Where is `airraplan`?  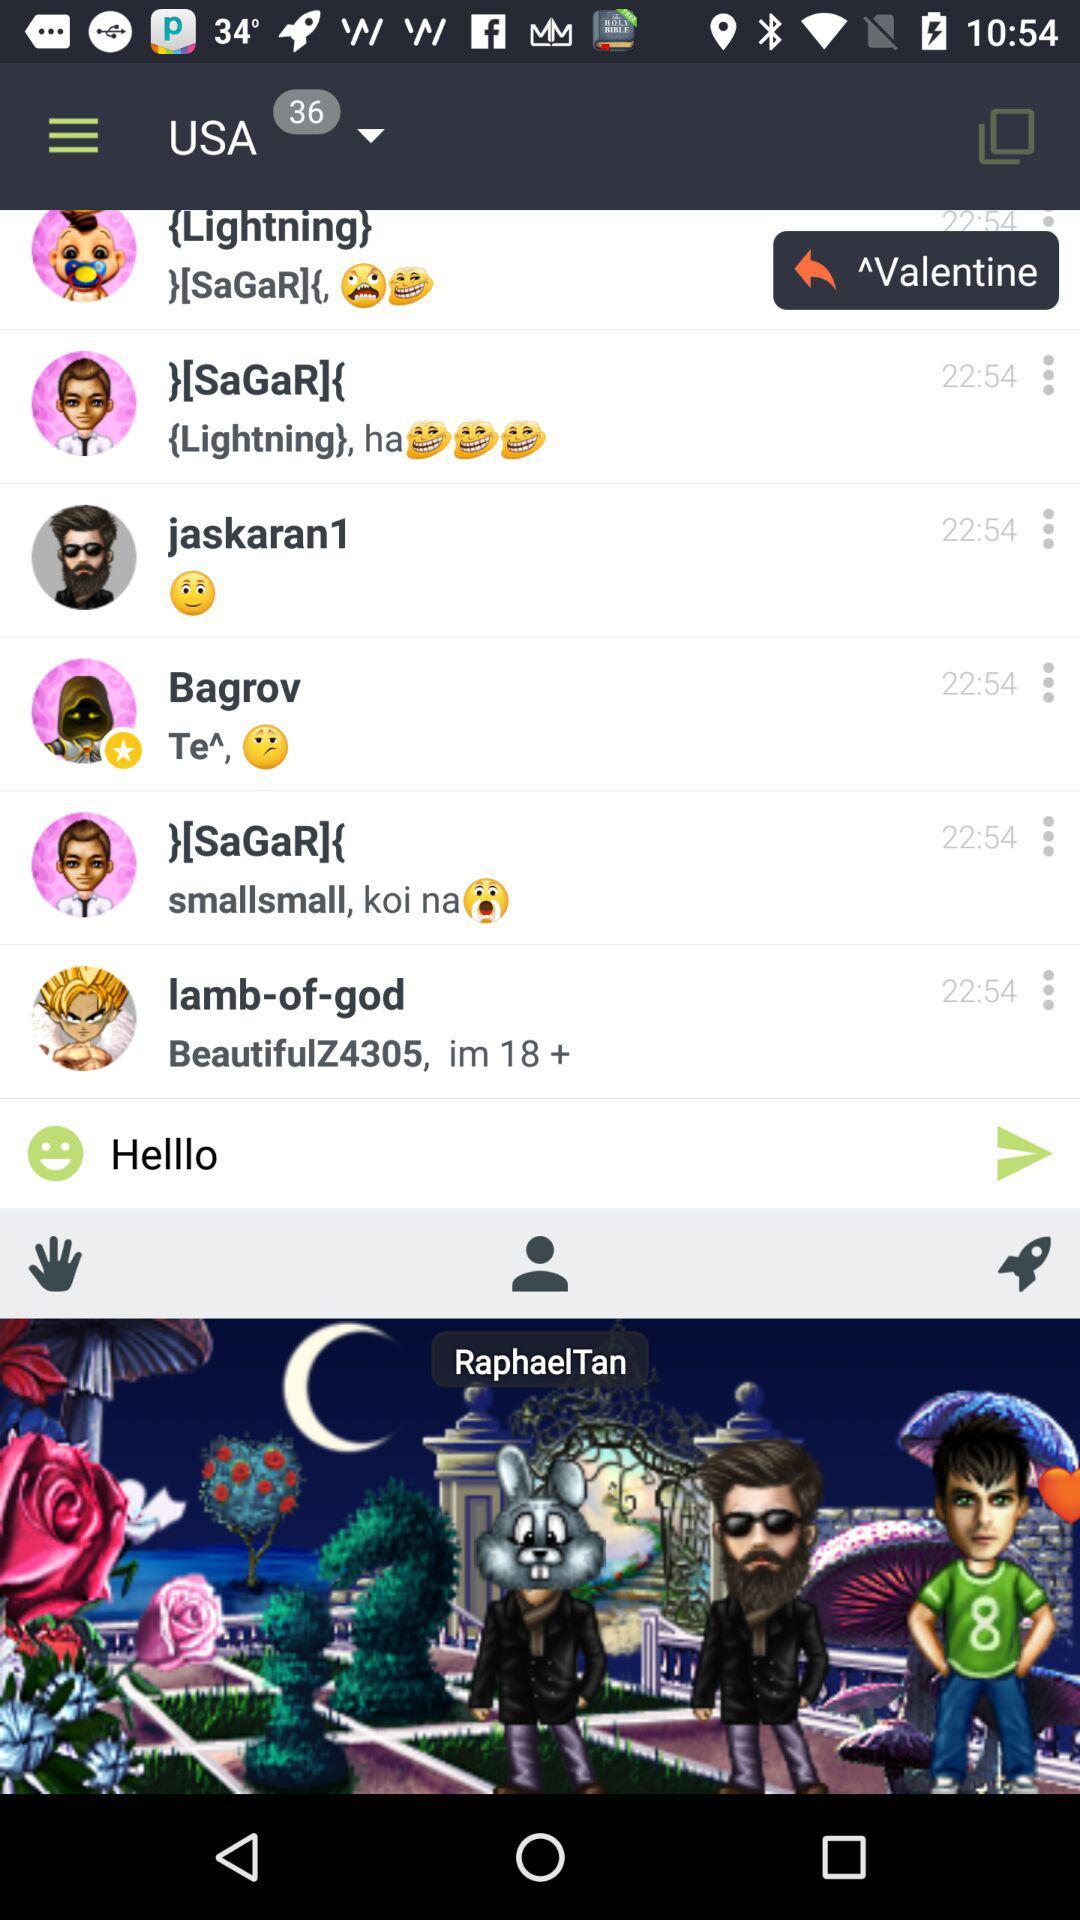
airraplan is located at coordinates (1024, 1262).